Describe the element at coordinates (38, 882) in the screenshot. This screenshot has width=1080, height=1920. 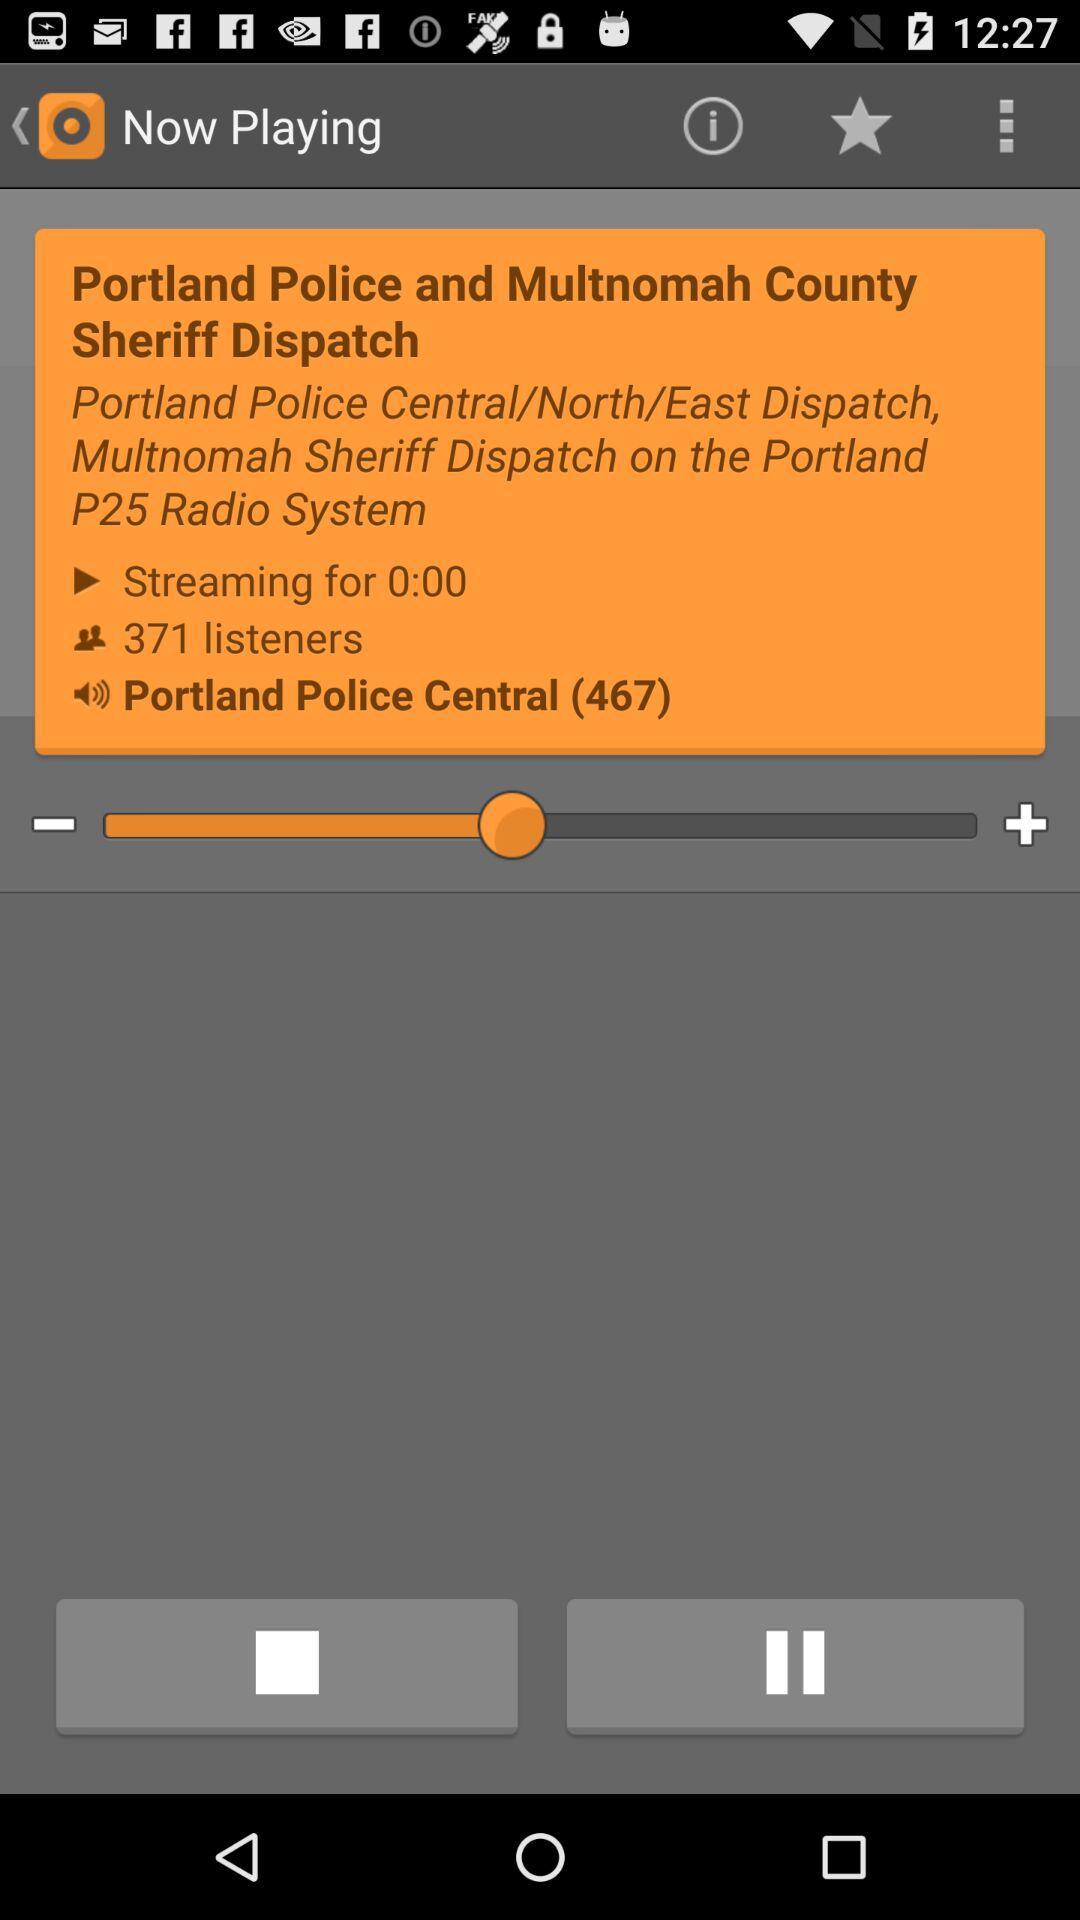
I see `the minus icon` at that location.